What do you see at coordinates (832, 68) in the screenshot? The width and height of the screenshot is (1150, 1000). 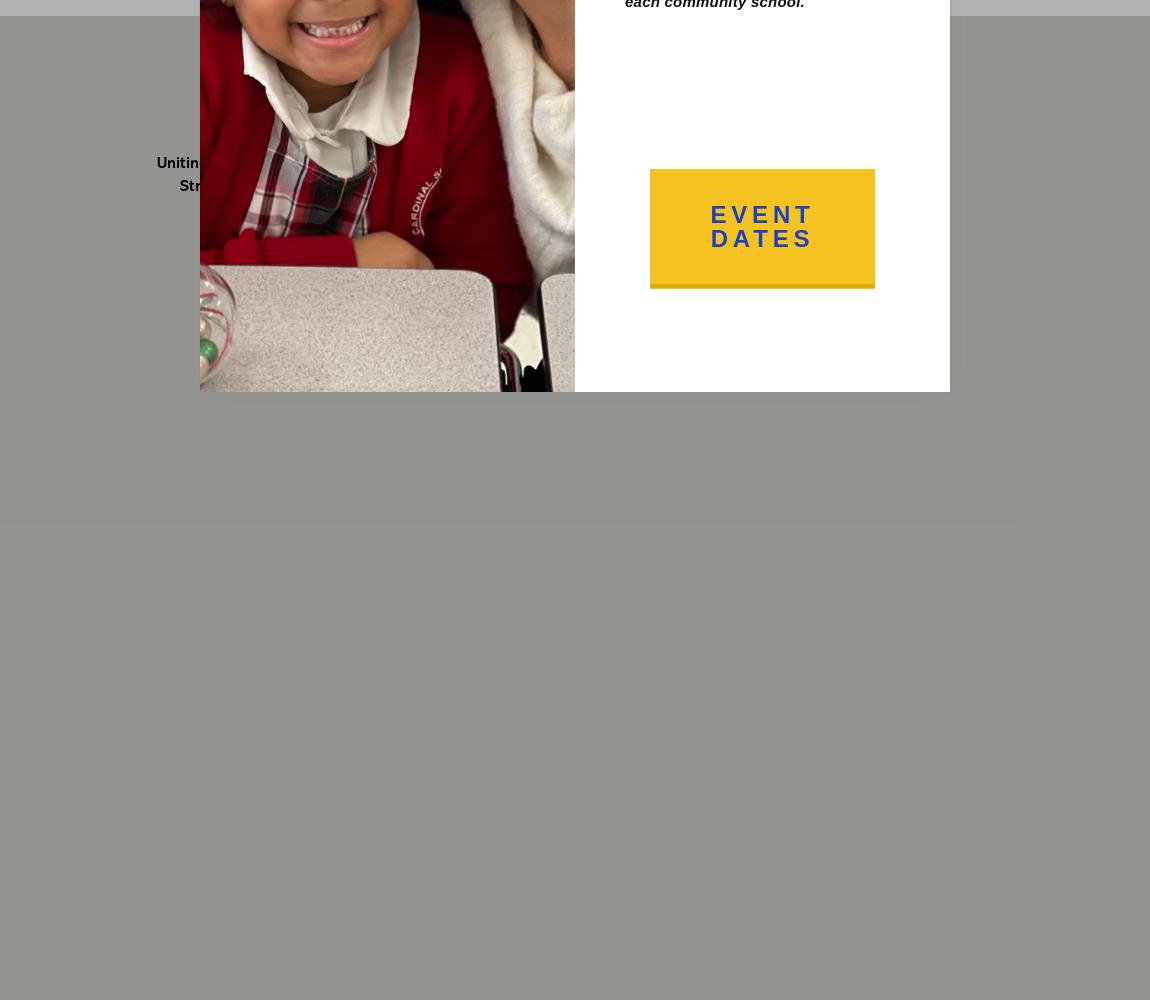 I see `'DONATE'` at bounding box center [832, 68].